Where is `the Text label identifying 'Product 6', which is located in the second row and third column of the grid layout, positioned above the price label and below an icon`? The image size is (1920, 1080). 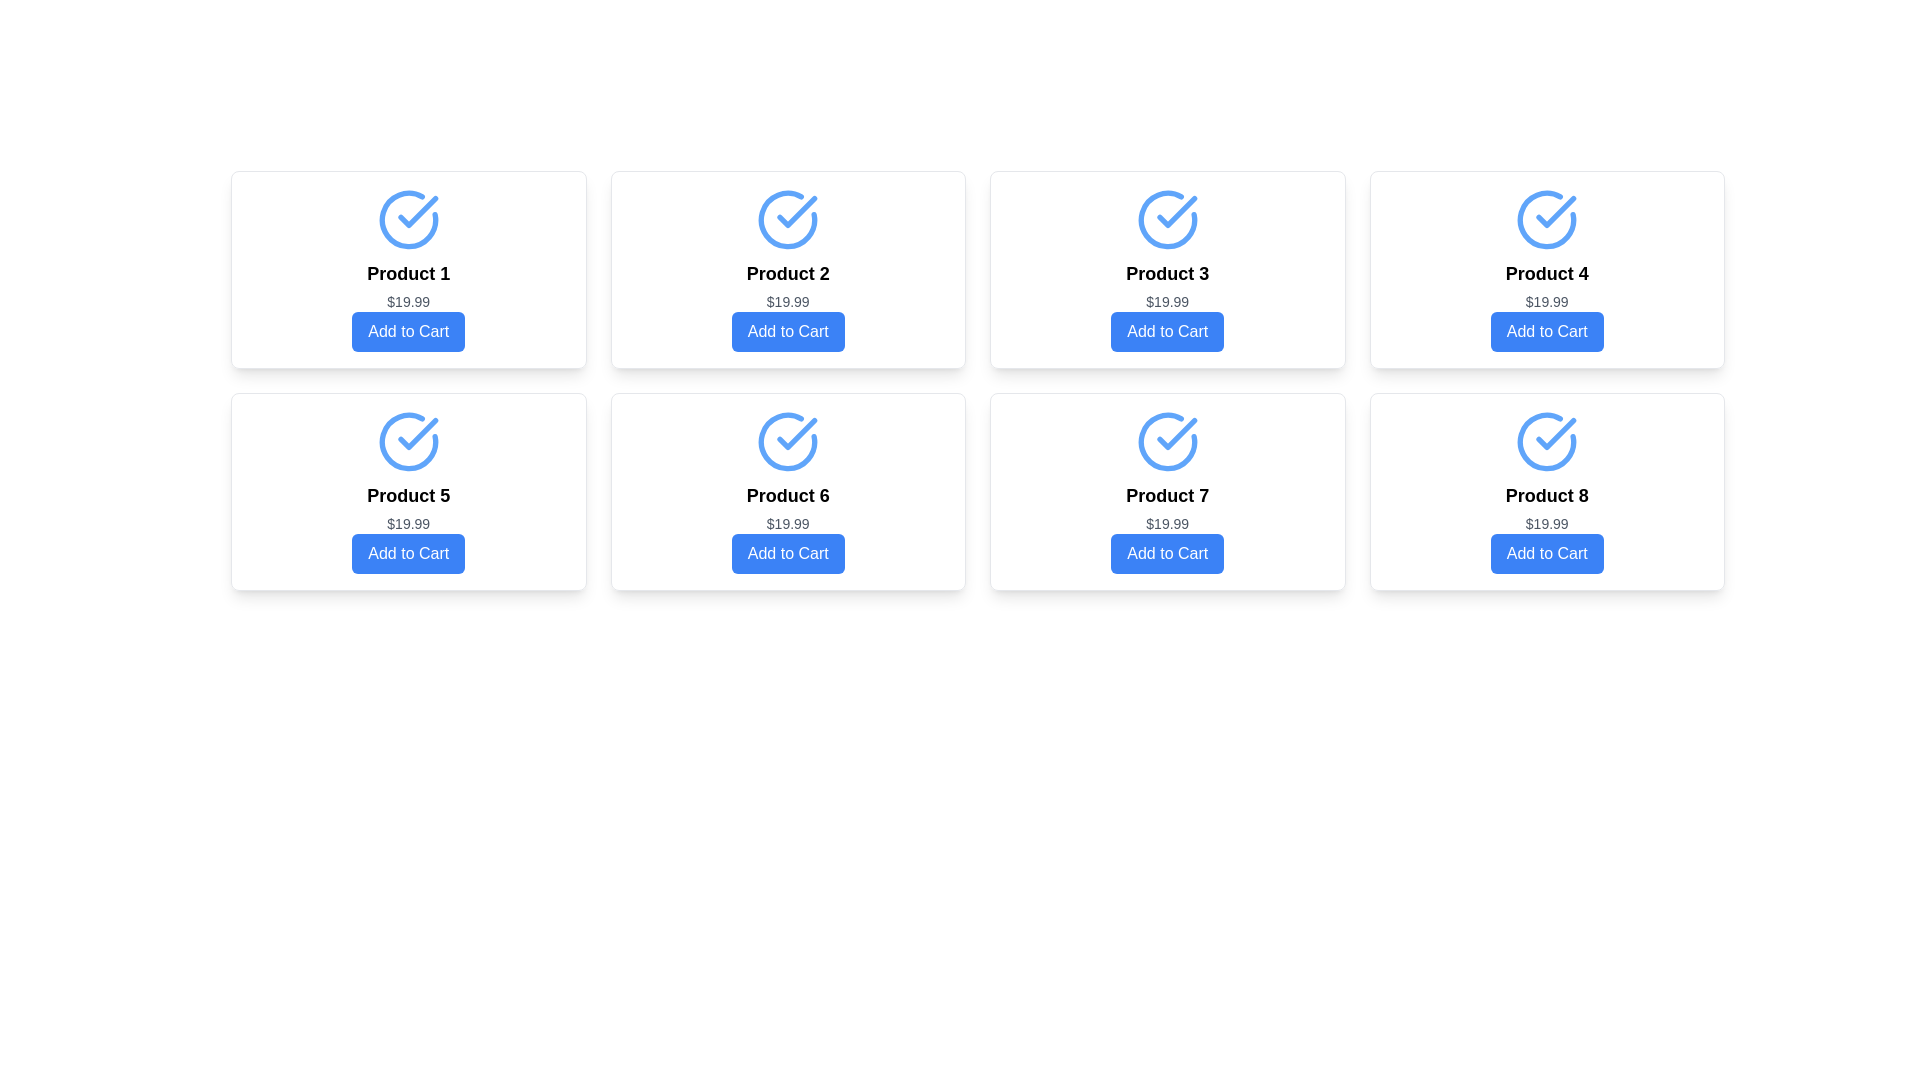 the Text label identifying 'Product 6', which is located in the second row and third column of the grid layout, positioned above the price label and below an icon is located at coordinates (787, 495).